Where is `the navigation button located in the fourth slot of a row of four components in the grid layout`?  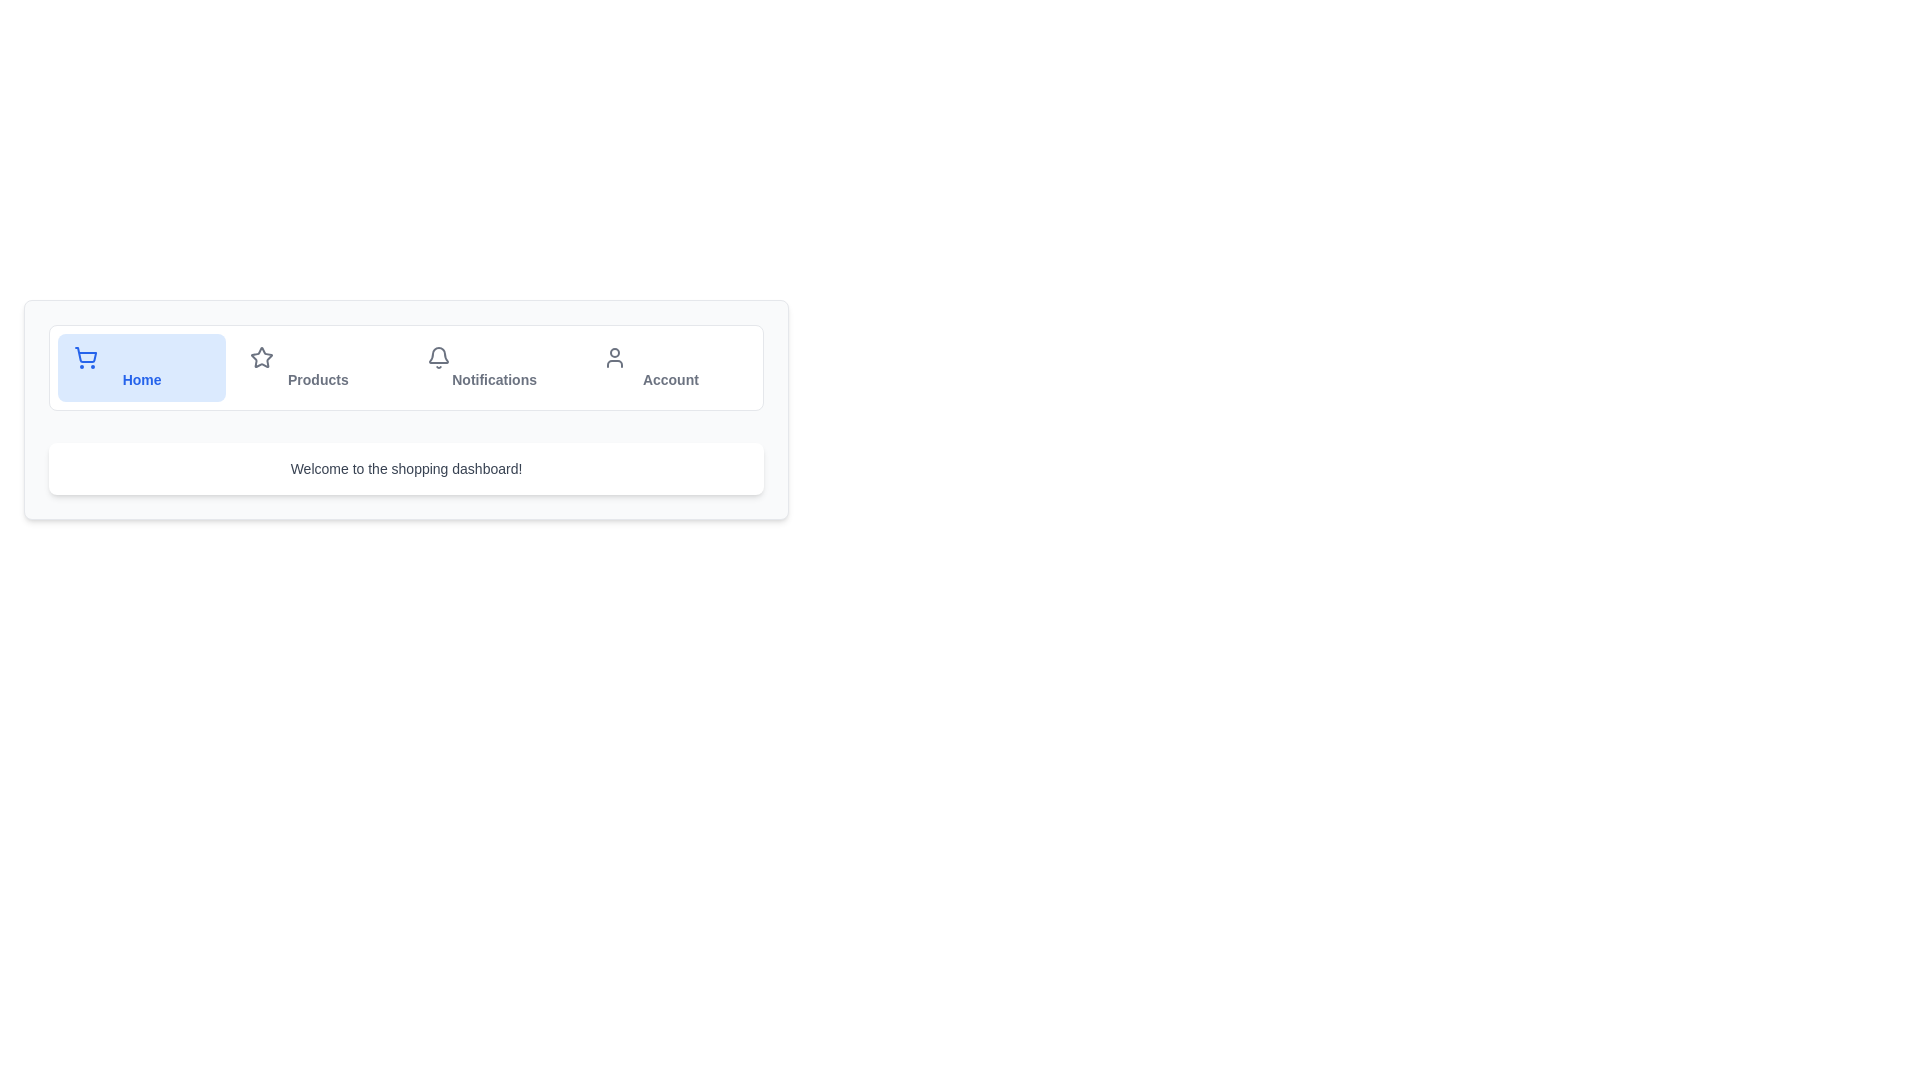 the navigation button located in the fourth slot of a row of four components in the grid layout is located at coordinates (670, 367).